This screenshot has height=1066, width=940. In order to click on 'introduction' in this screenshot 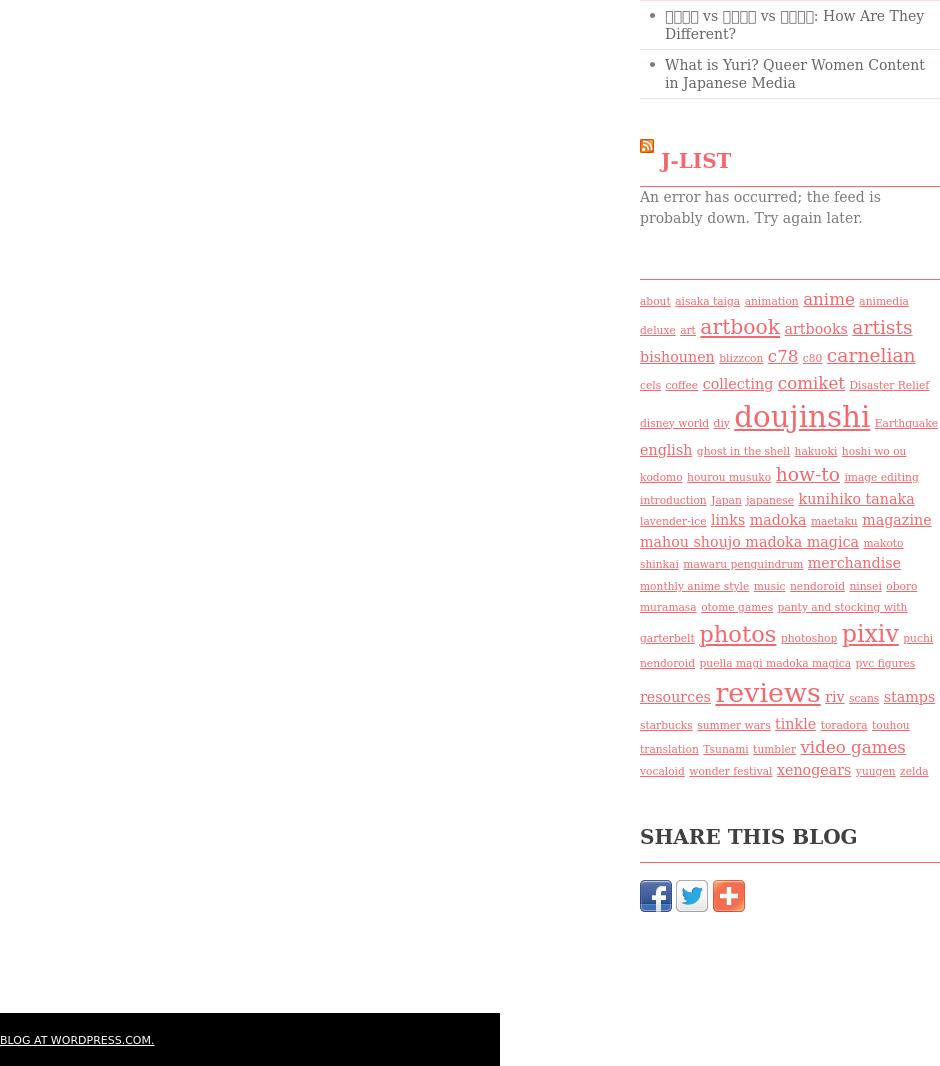, I will do `click(640, 500)`.